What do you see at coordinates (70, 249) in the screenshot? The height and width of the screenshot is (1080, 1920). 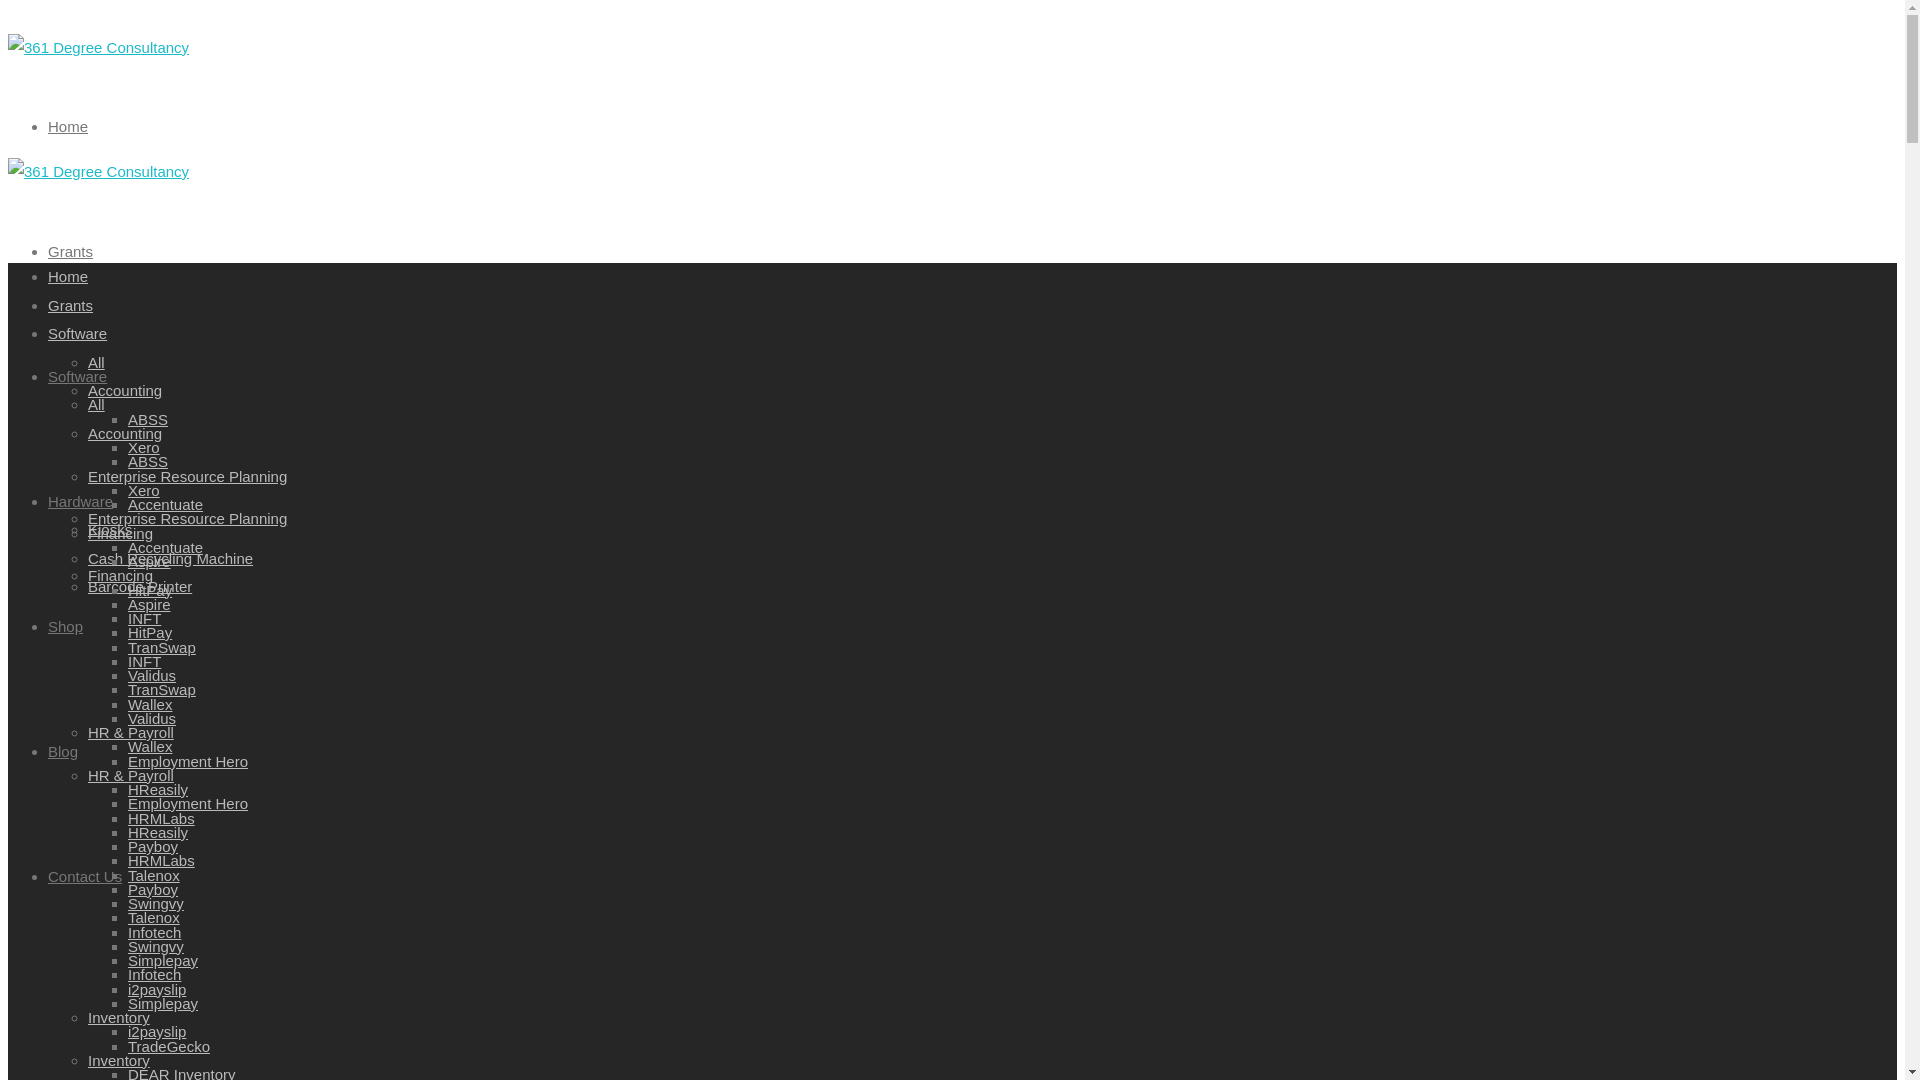 I see `'Grants'` at bounding box center [70, 249].